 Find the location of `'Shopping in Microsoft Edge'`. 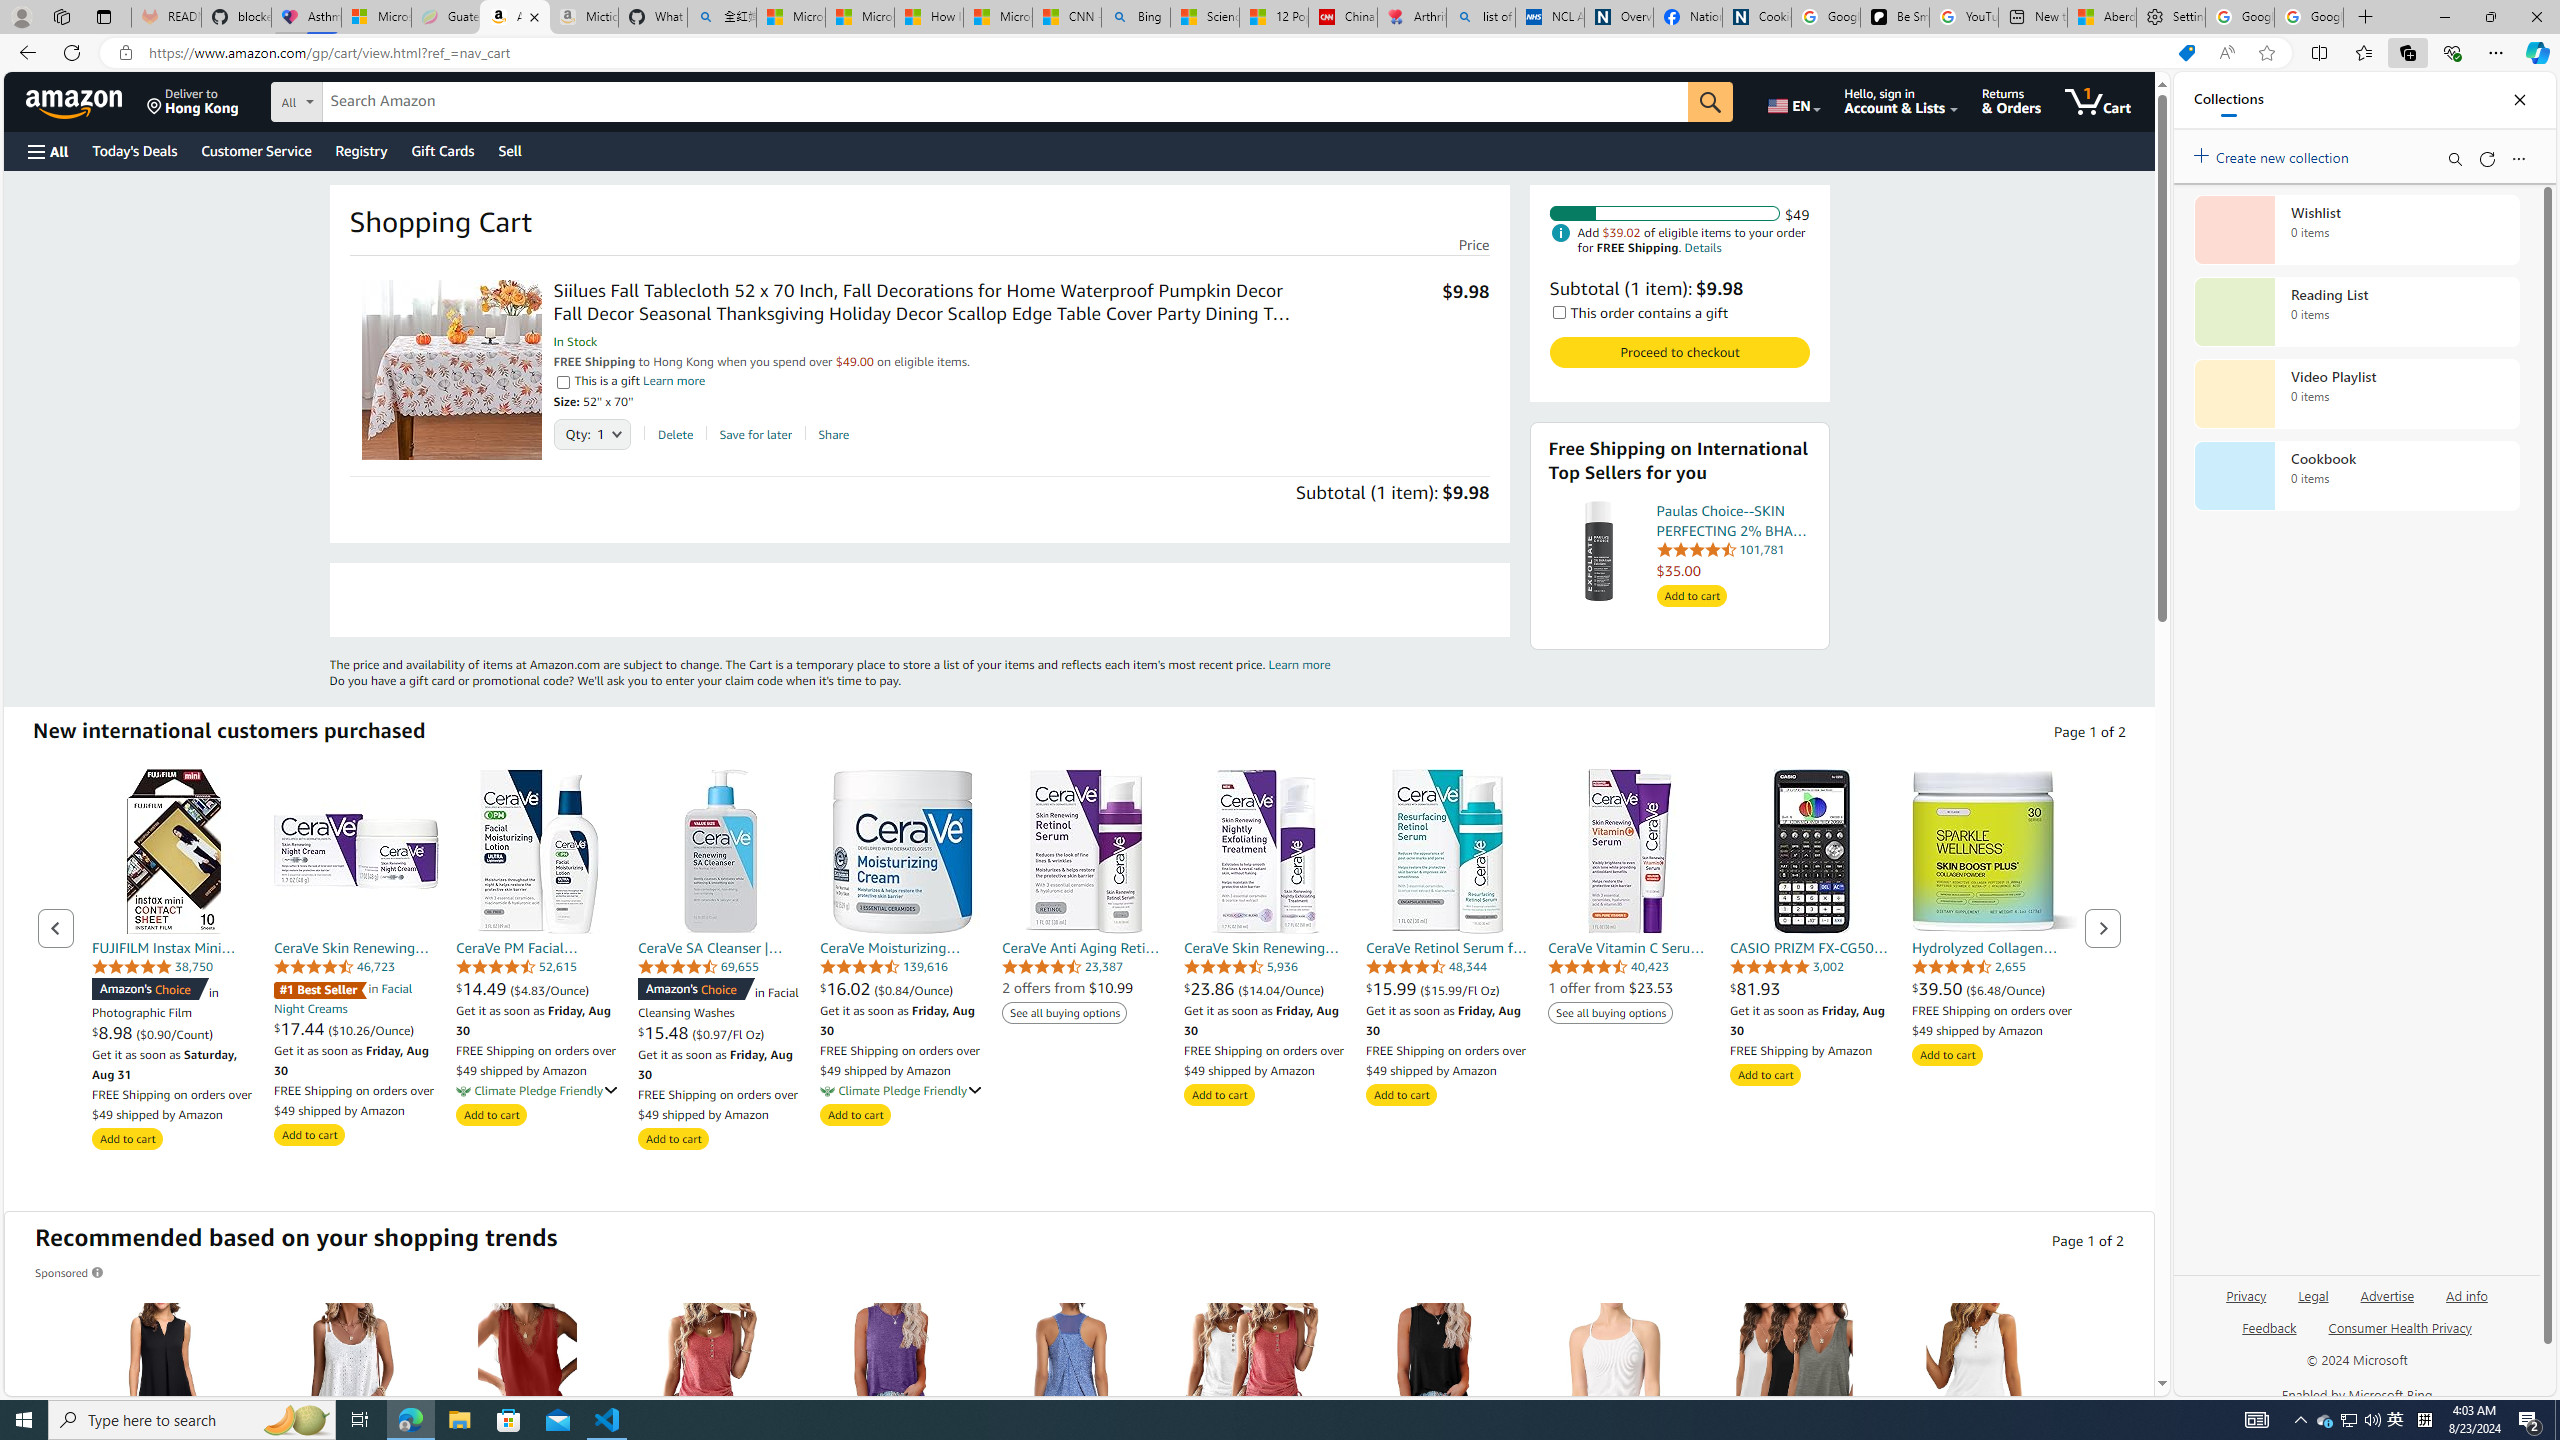

'Shopping in Microsoft Edge' is located at coordinates (2185, 53).